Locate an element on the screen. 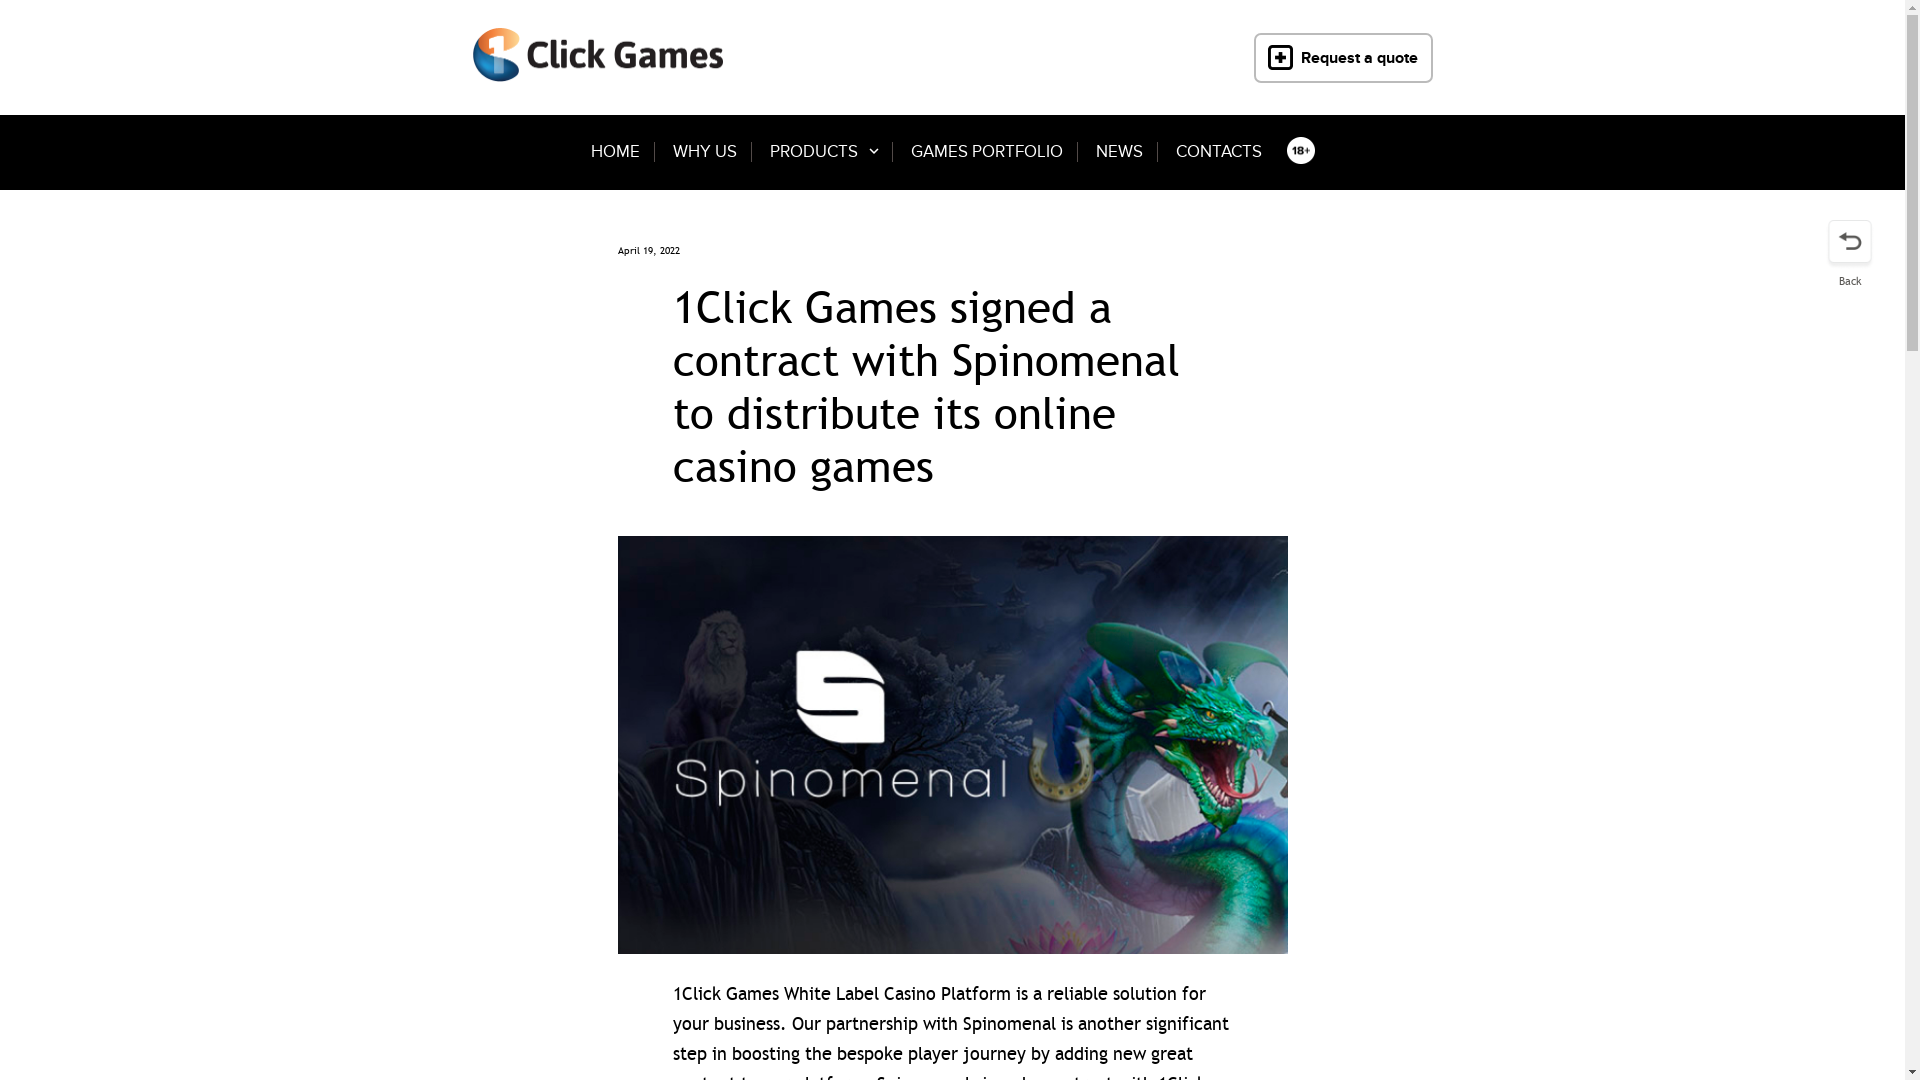 This screenshot has height=1080, width=1920. 'WHY US' is located at coordinates (704, 151).